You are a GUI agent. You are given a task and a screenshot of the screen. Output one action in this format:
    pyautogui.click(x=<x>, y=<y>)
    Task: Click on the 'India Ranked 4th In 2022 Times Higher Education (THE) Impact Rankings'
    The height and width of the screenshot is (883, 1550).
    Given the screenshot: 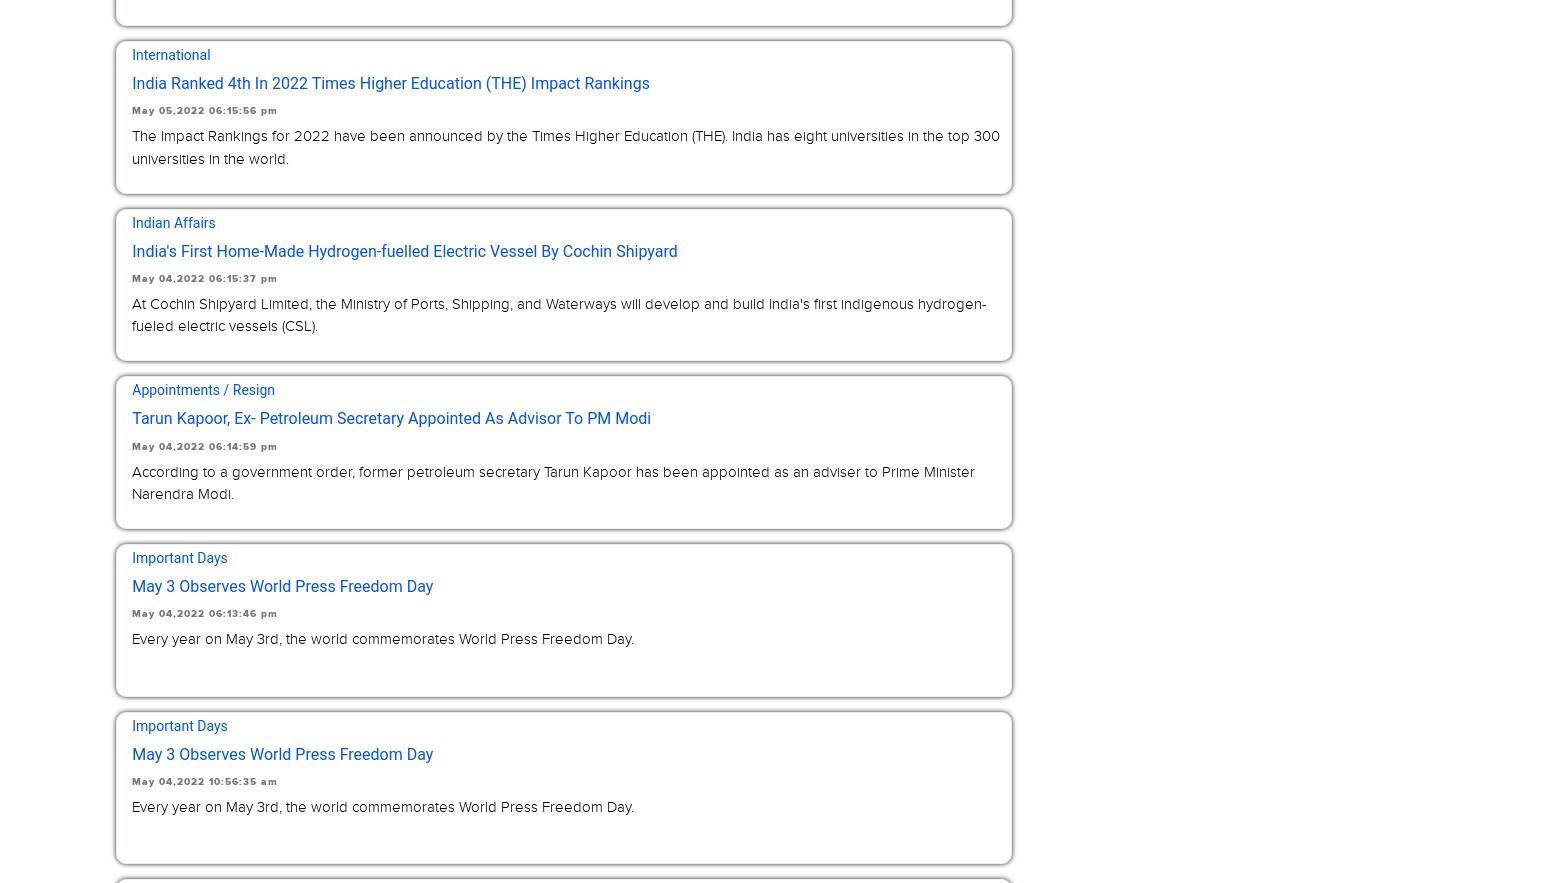 What is the action you would take?
    pyautogui.click(x=390, y=82)
    